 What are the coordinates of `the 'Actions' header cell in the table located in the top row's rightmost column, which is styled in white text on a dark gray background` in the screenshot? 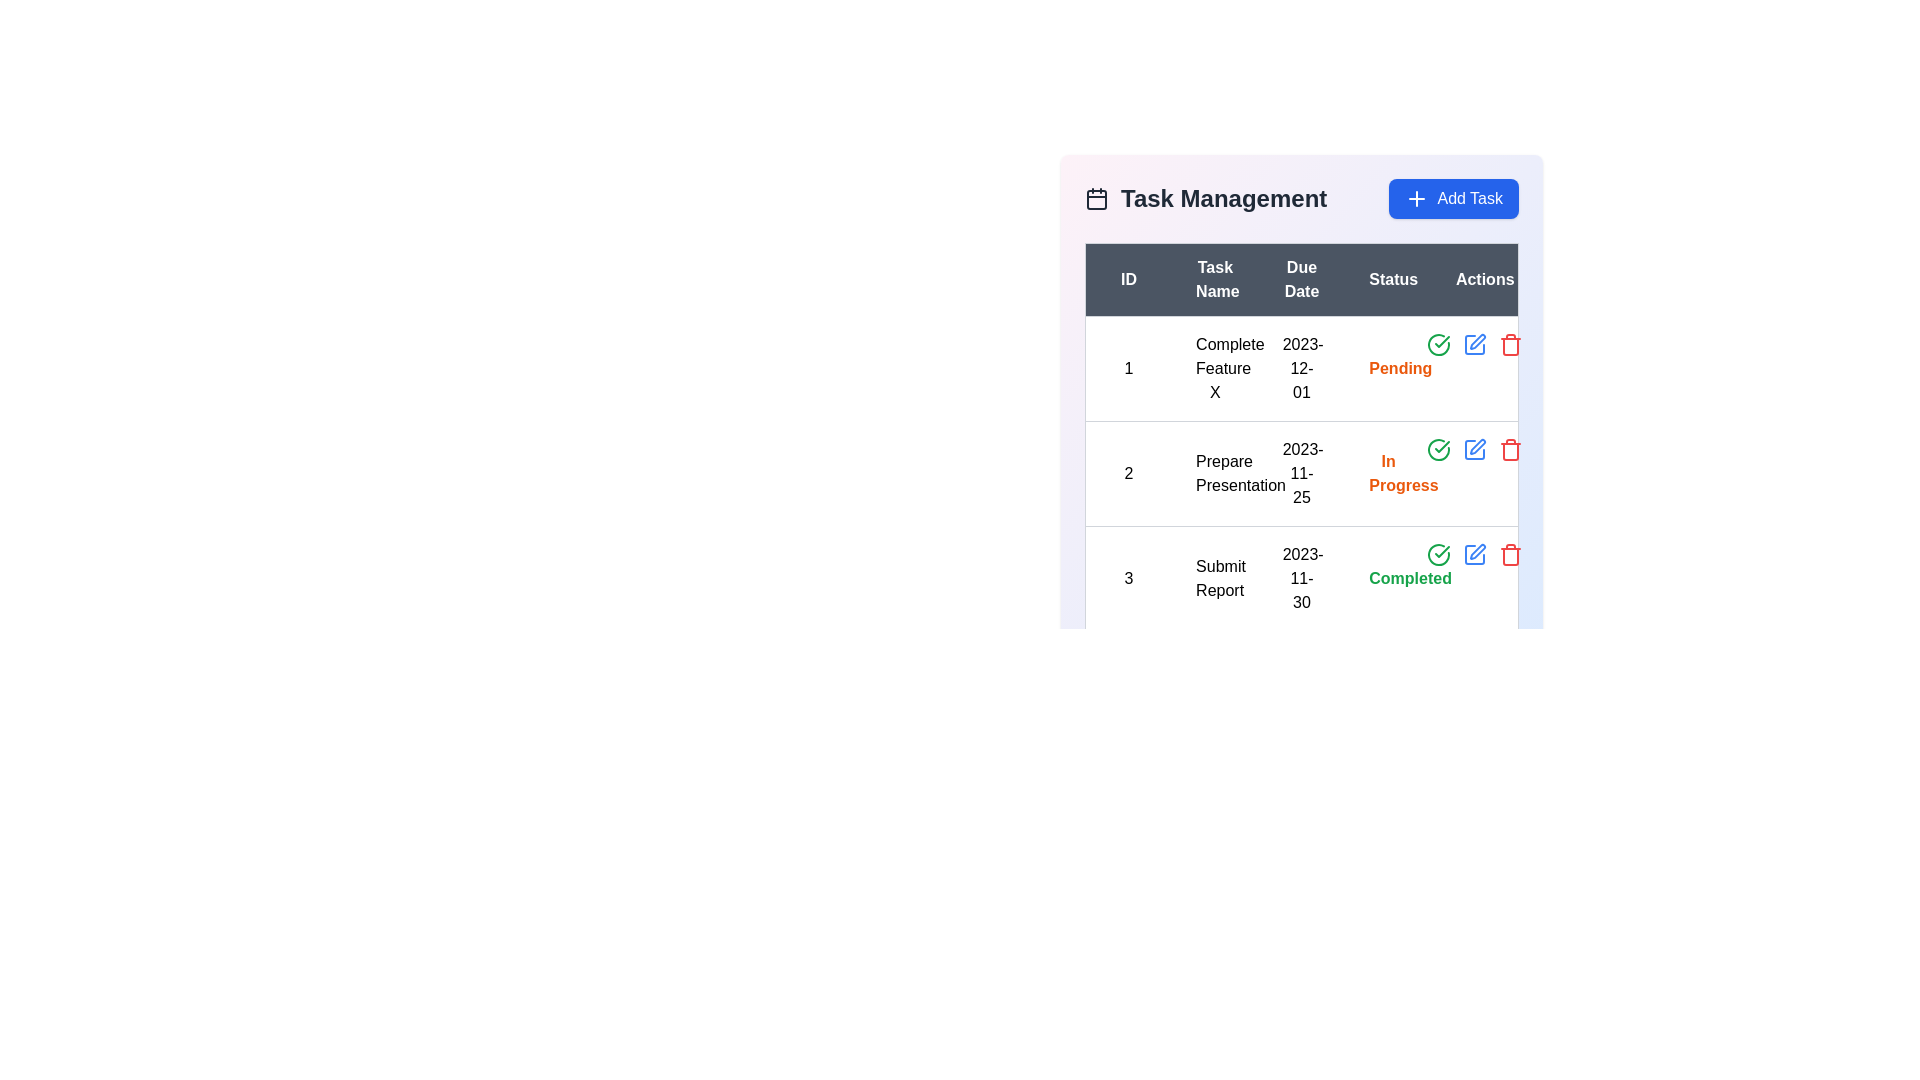 It's located at (1475, 280).